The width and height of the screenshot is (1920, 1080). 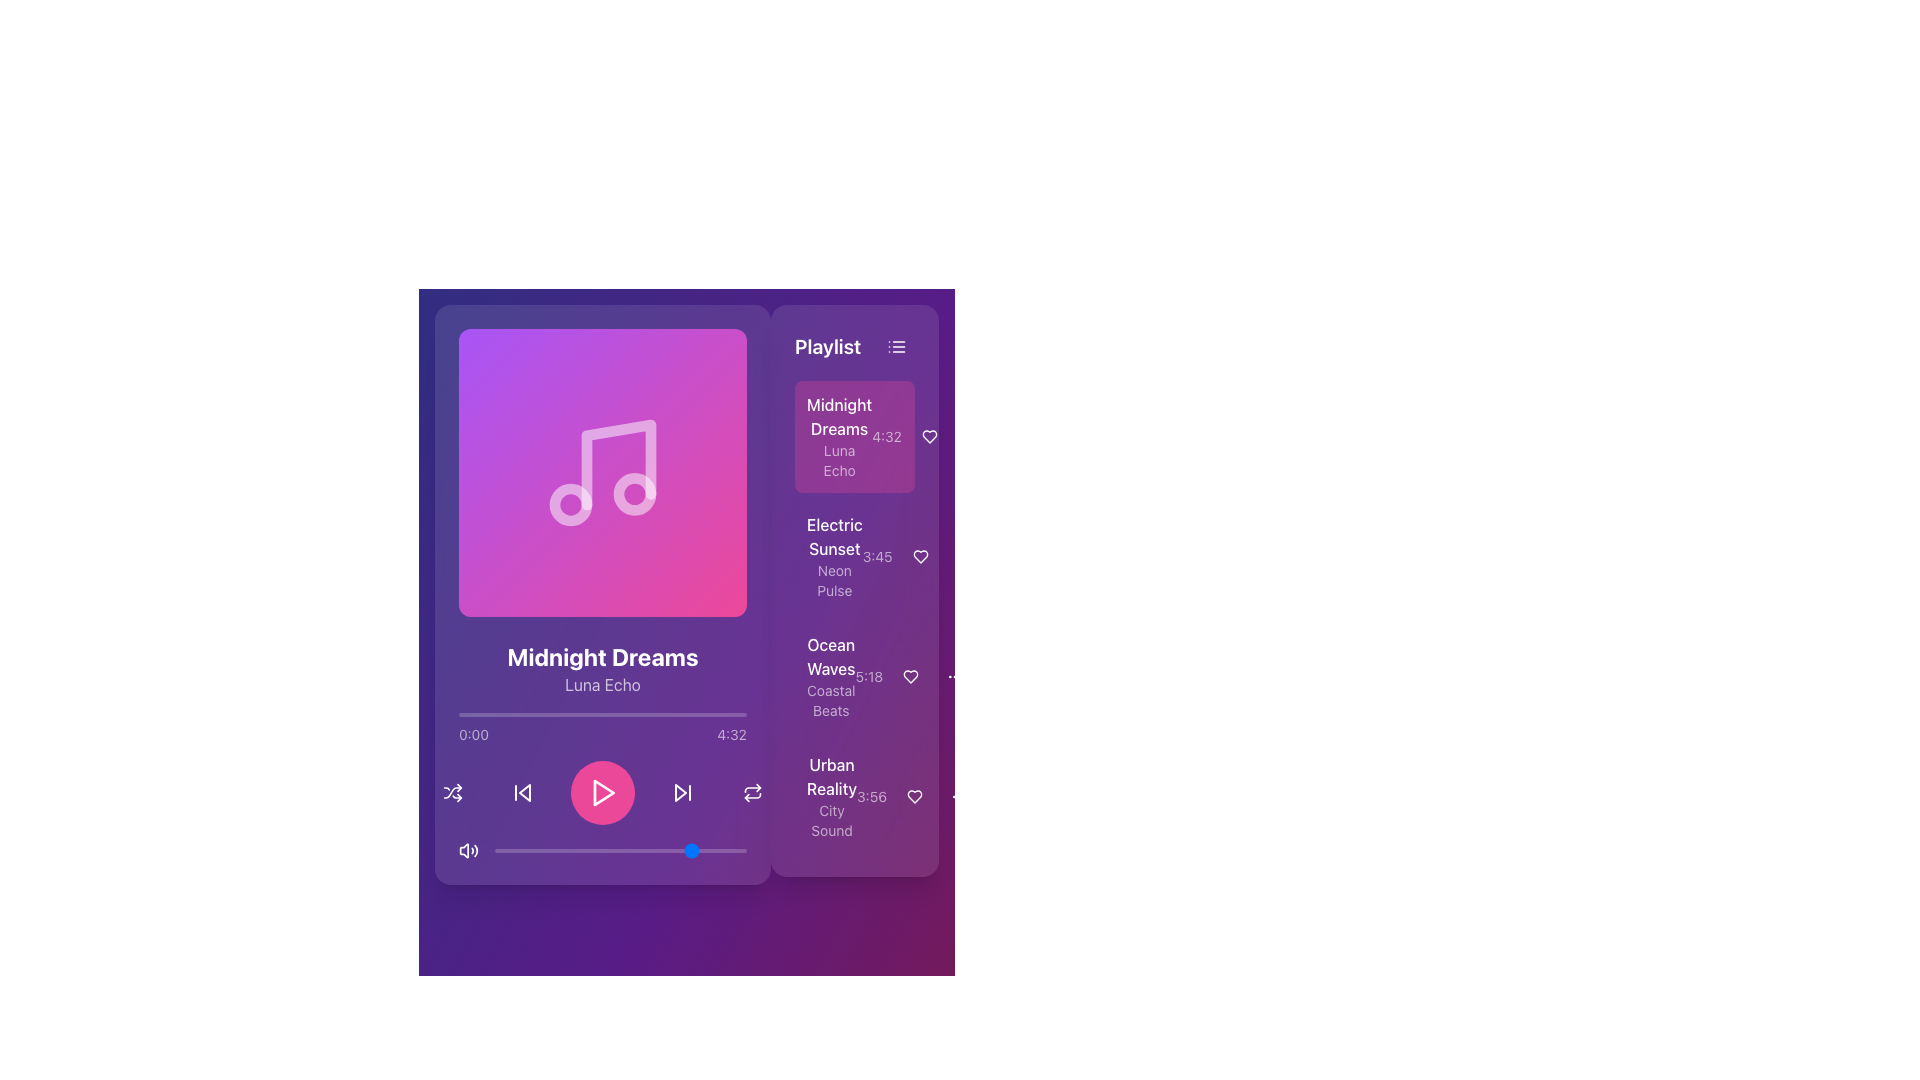 I want to click on the text label displaying the title of the current track being played, located in the central section of the media interface below the album artwork, to potentially reveal additional options, so click(x=602, y=656).